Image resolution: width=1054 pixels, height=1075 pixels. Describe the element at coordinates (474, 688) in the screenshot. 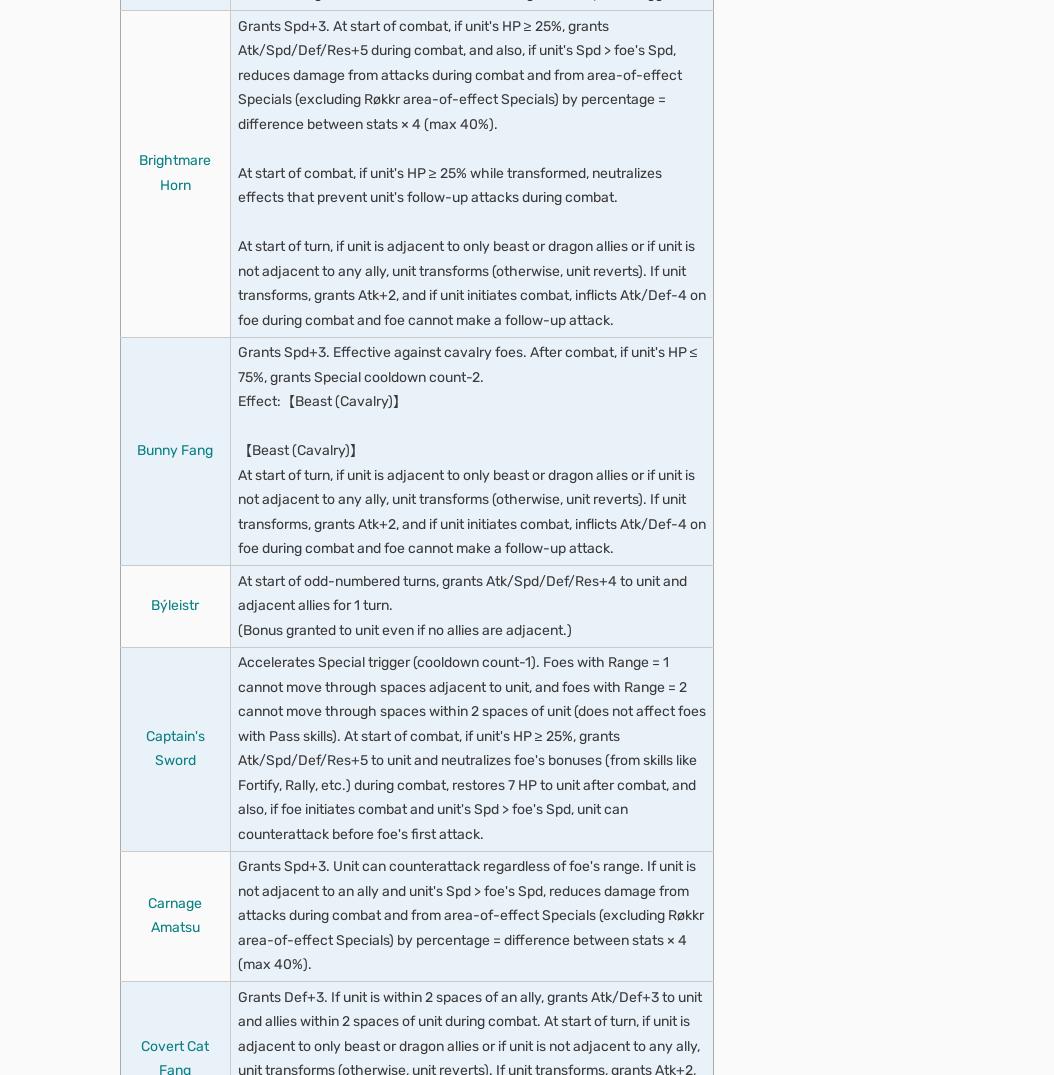

I see `'At start of turn, if unit is adjacent to an ally, grants Spd/Res+4 to unit for 1 turn.'` at that location.